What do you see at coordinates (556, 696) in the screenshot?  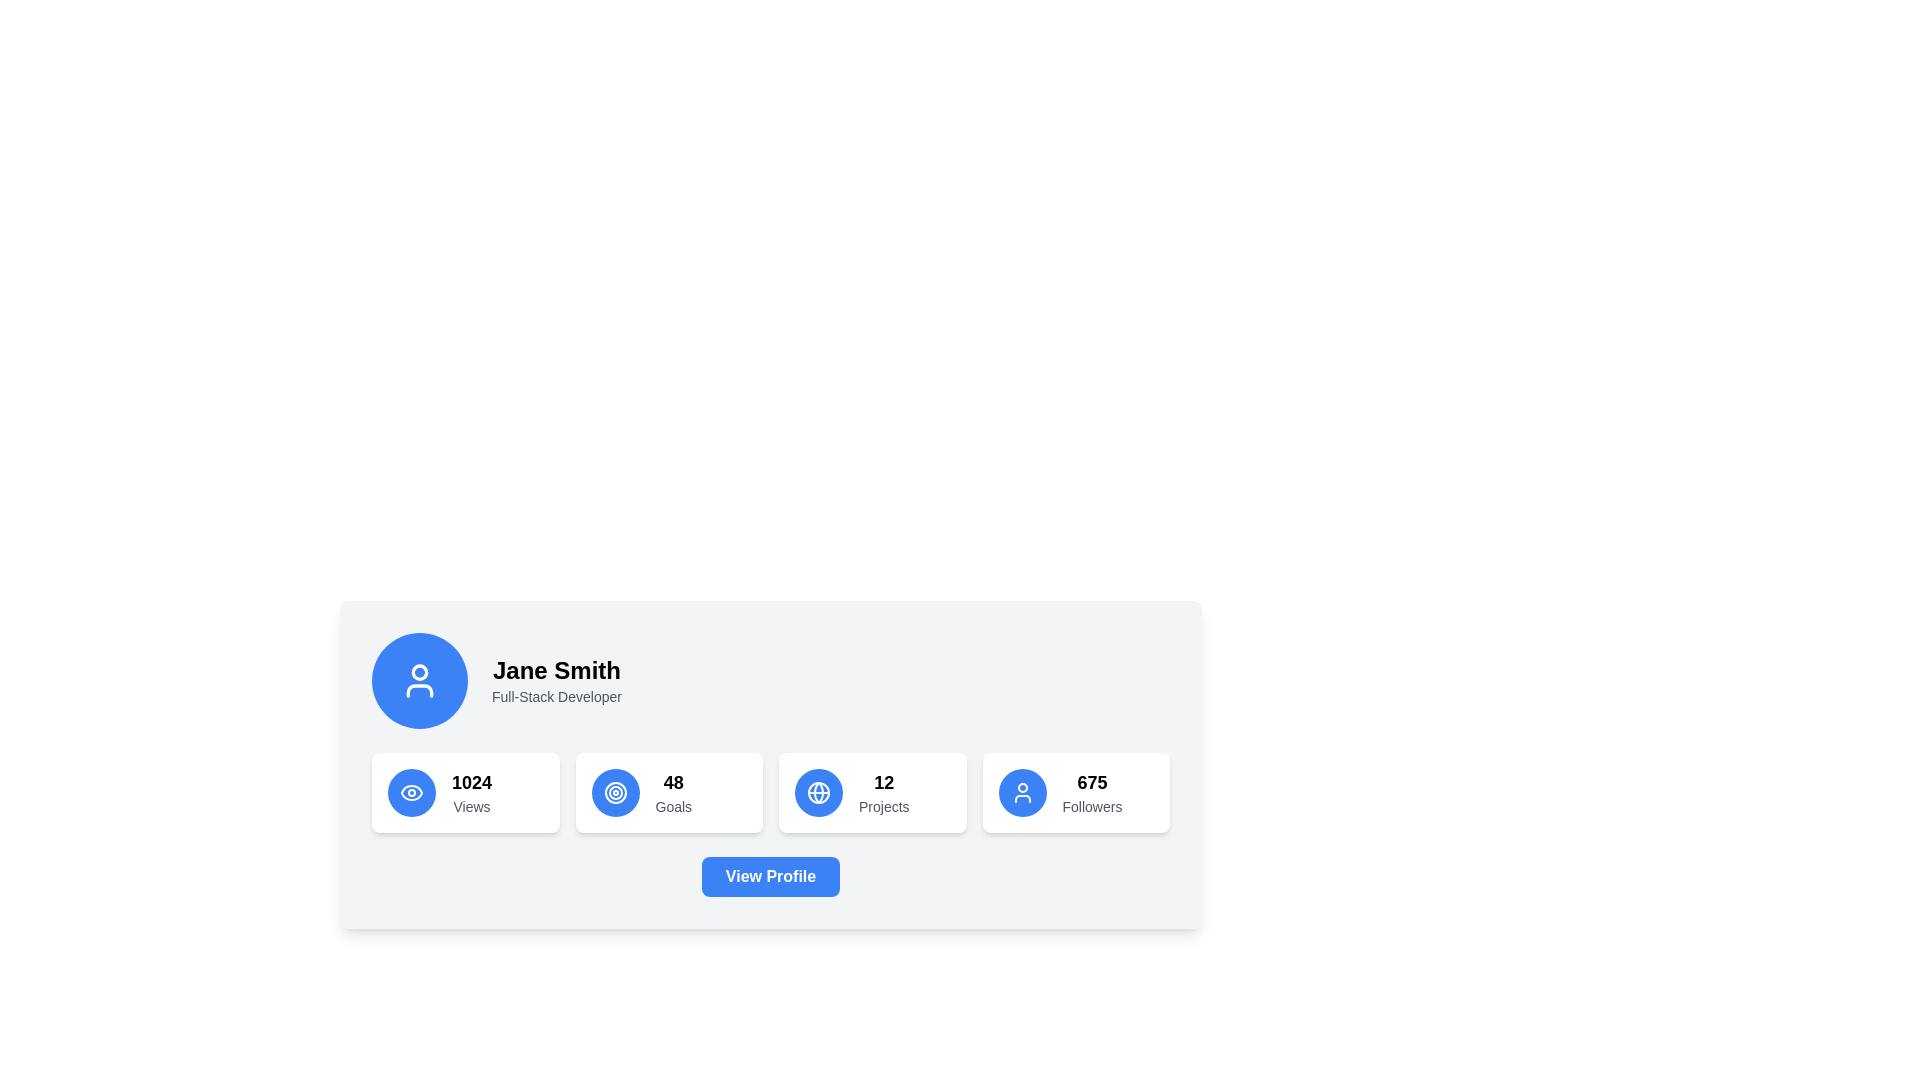 I see `text label displaying 'Full-Stack Developer' which is a small, gray font text aligned beneath 'Jane Smith' in a profile-like card on the left side of the display` at bounding box center [556, 696].